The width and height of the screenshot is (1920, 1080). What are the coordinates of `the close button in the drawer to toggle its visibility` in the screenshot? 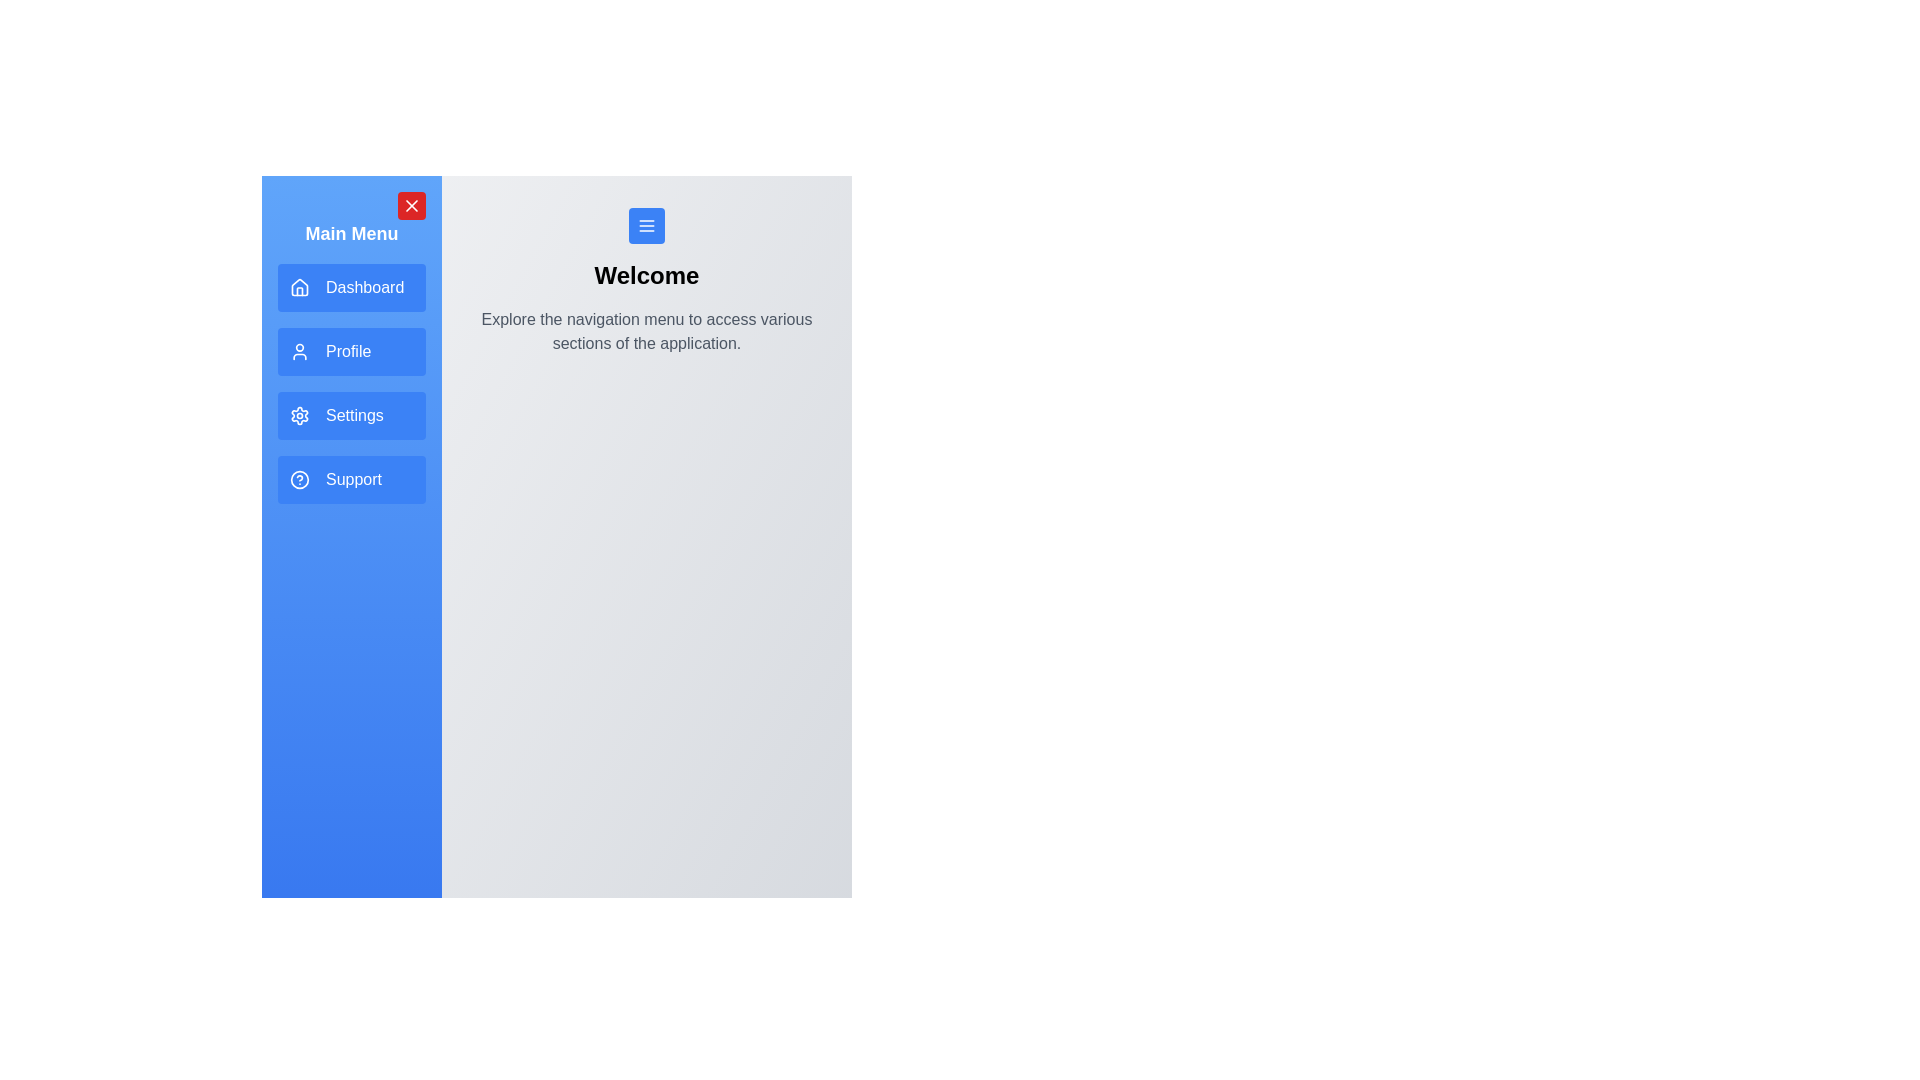 It's located at (411, 205).